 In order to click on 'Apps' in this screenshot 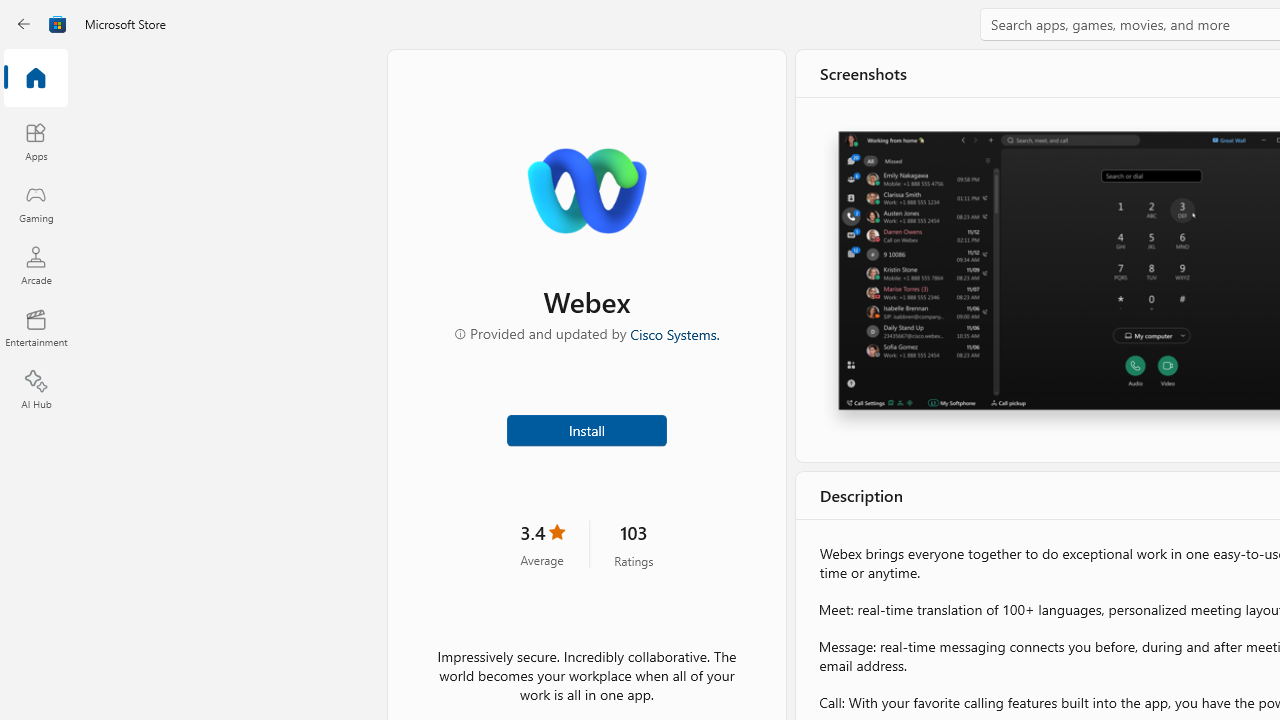, I will do `click(35, 140)`.